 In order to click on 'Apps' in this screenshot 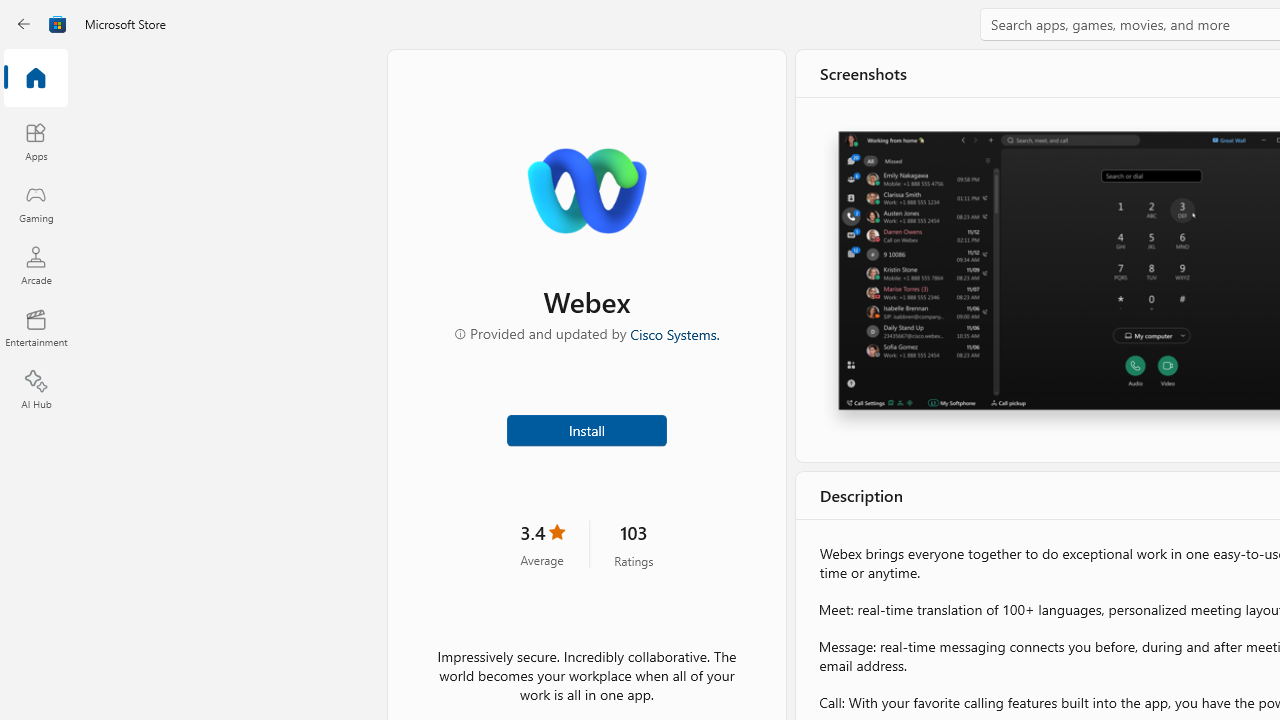, I will do `click(35, 140)`.